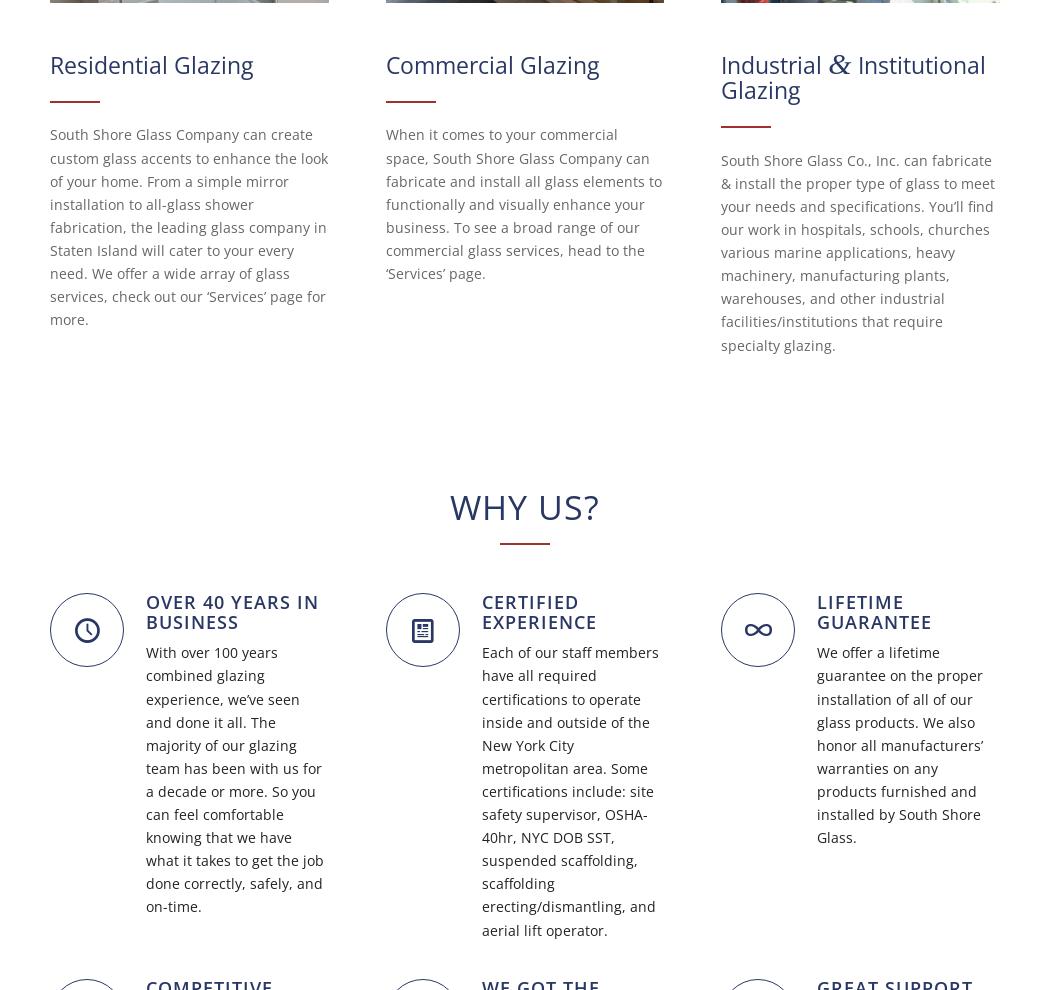 The image size is (1050, 990). Describe the element at coordinates (538, 610) in the screenshot. I see `'Certified Experience'` at that location.